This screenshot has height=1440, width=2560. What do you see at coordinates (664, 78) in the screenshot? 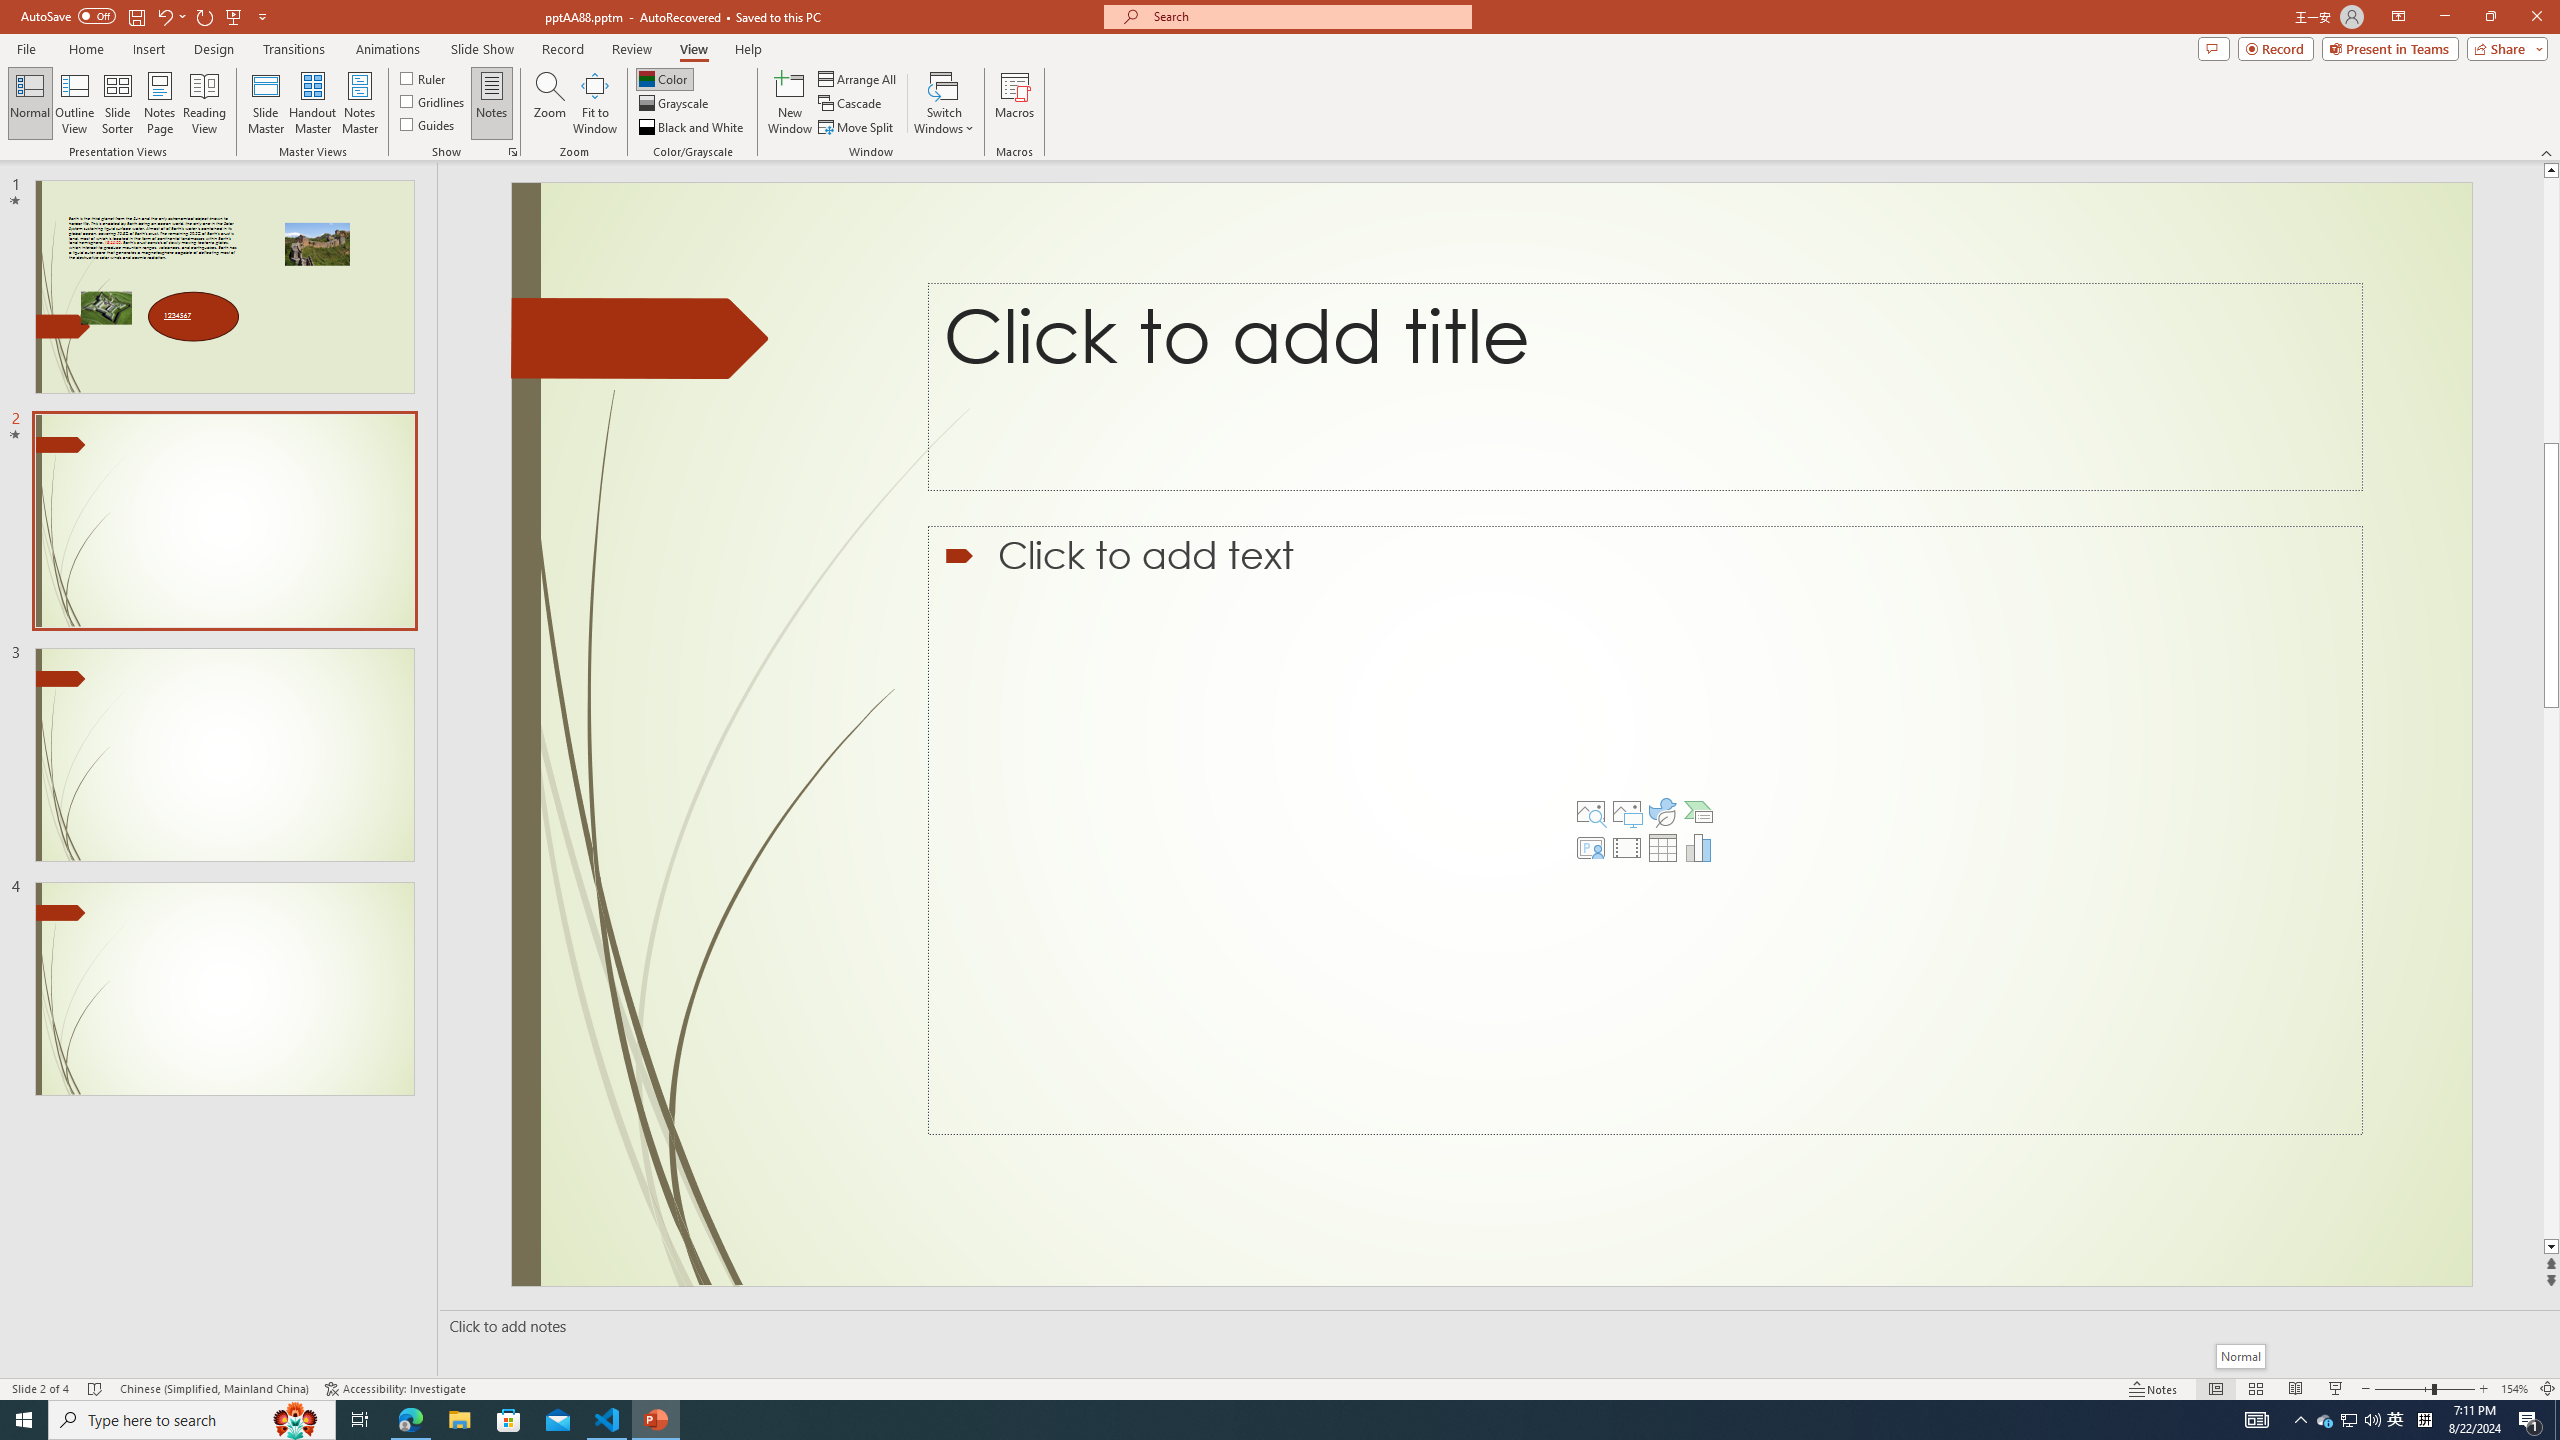
I see `'Color'` at bounding box center [664, 78].